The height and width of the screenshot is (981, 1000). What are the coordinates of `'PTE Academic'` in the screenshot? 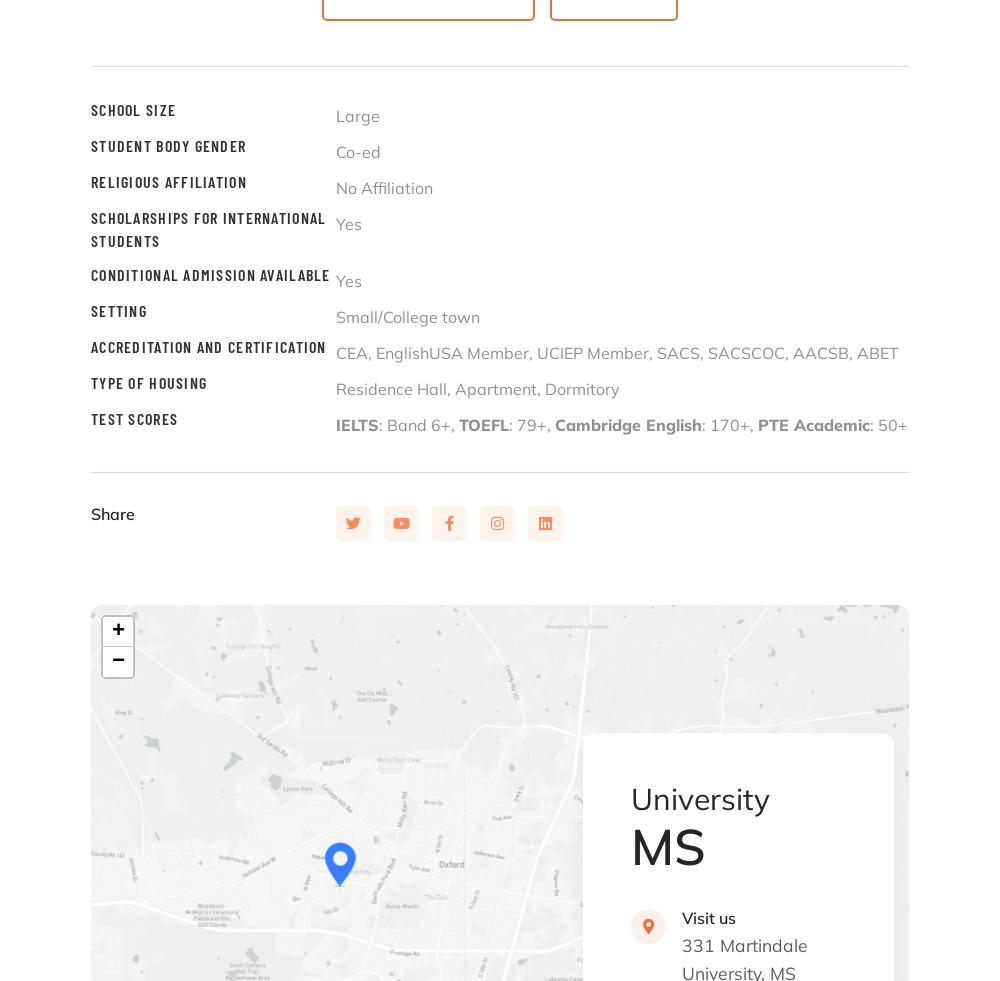 It's located at (758, 423).